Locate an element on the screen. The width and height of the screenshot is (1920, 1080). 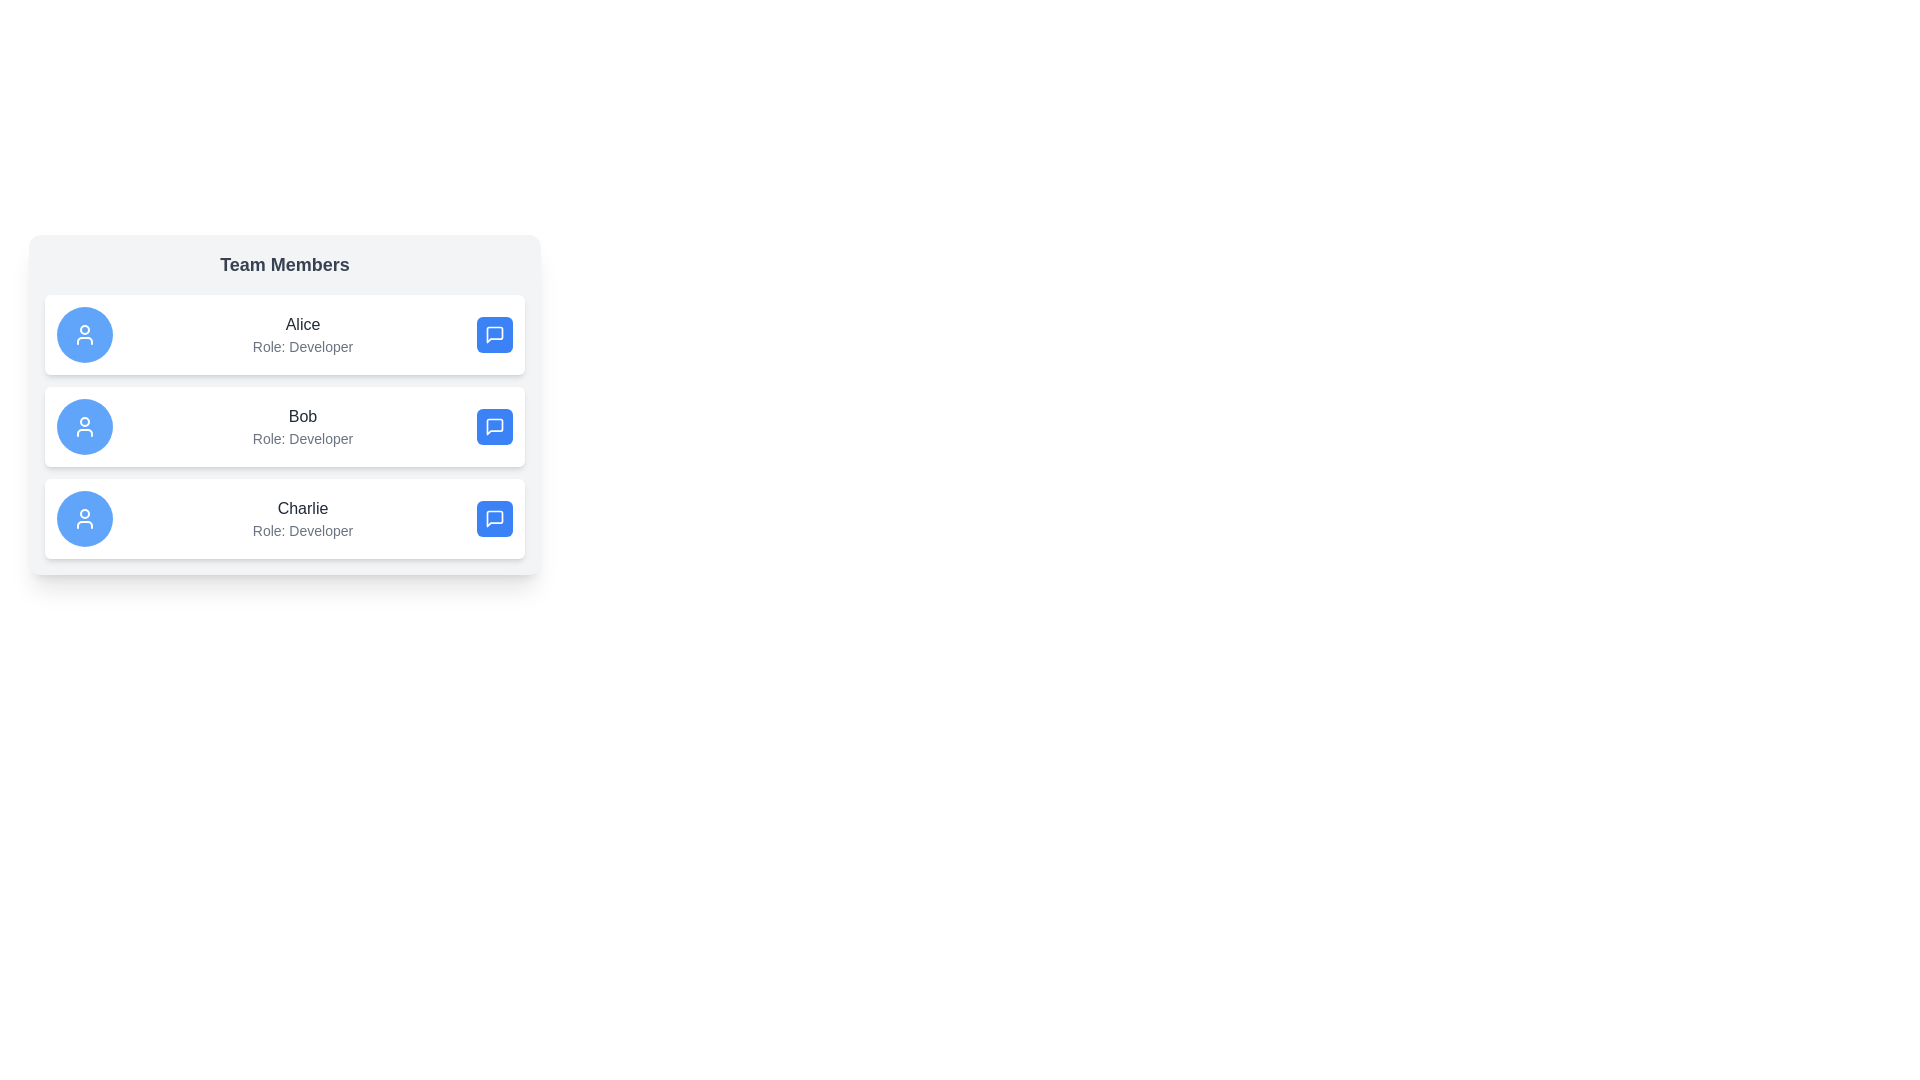
the blue button with white text and a speech bubble icon located in the card for 'Charlie, Role: Developer' to initiate messaging is located at coordinates (494, 518).